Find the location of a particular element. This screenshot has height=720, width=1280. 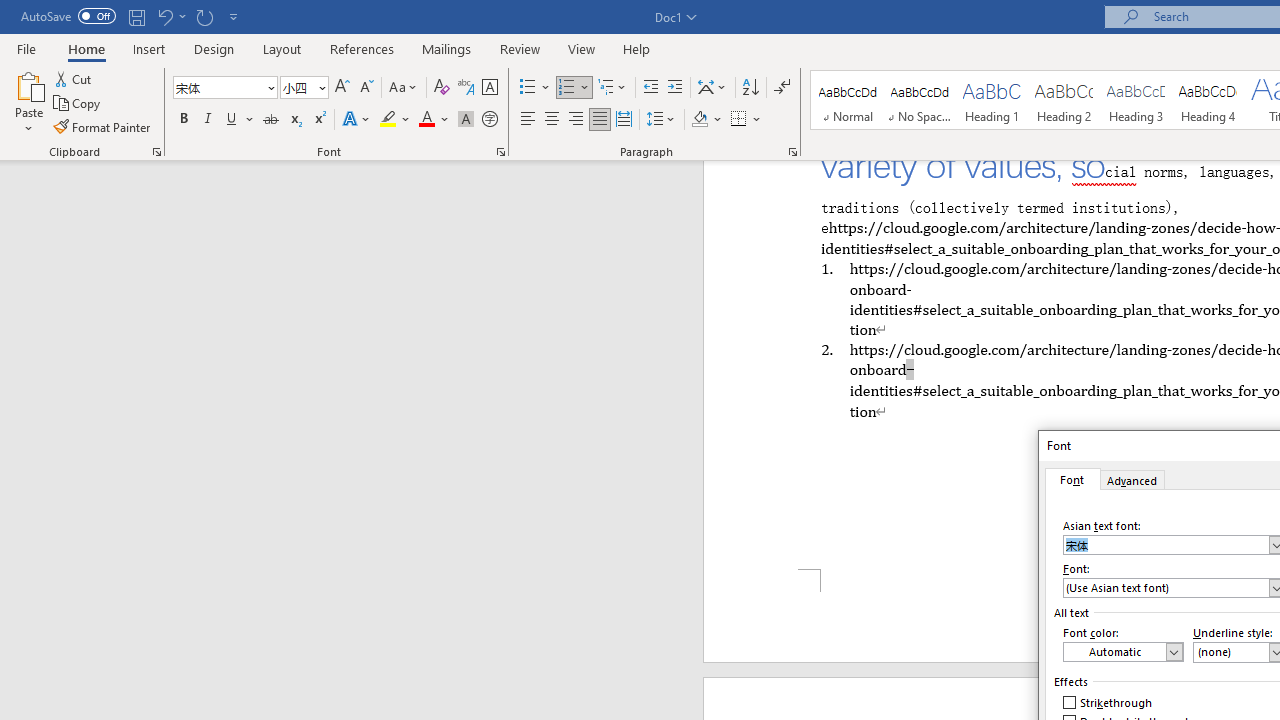

'Phonetic Guide...' is located at coordinates (464, 86).